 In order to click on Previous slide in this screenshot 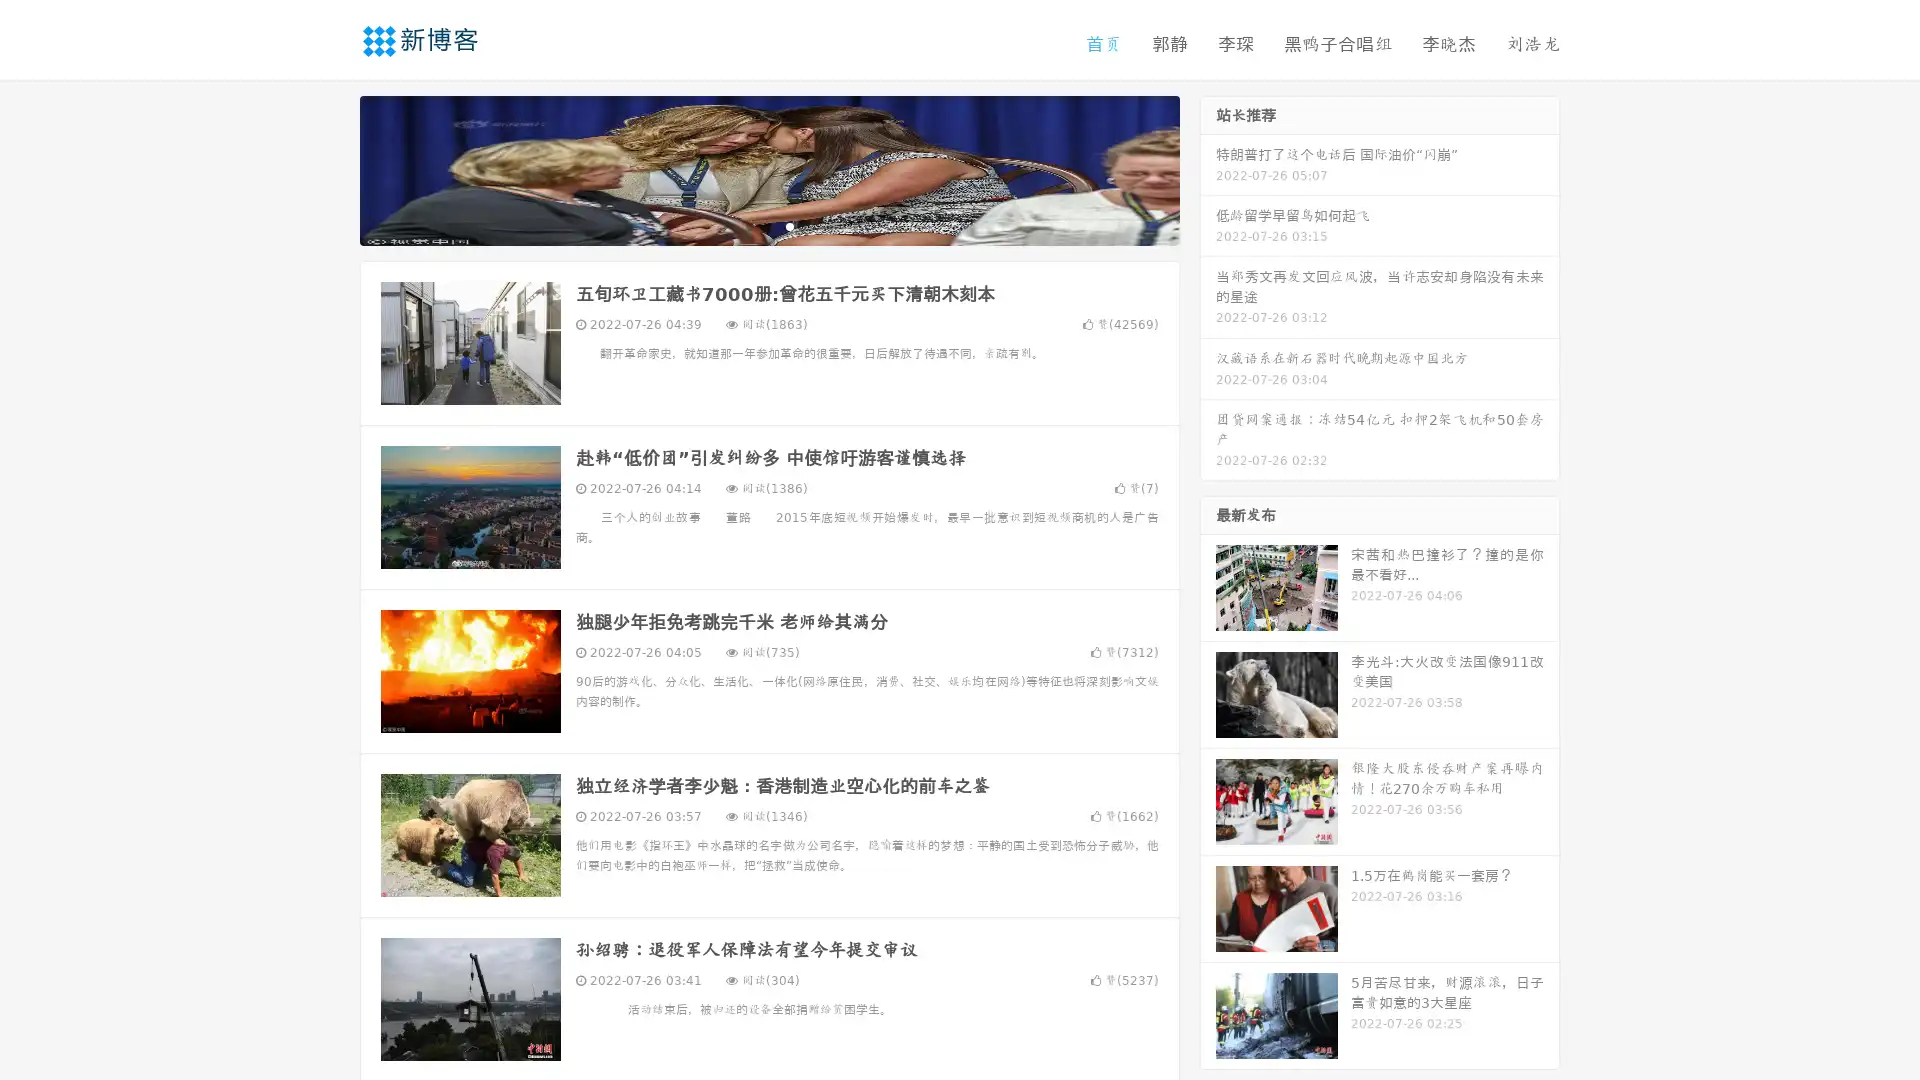, I will do `click(330, 168)`.